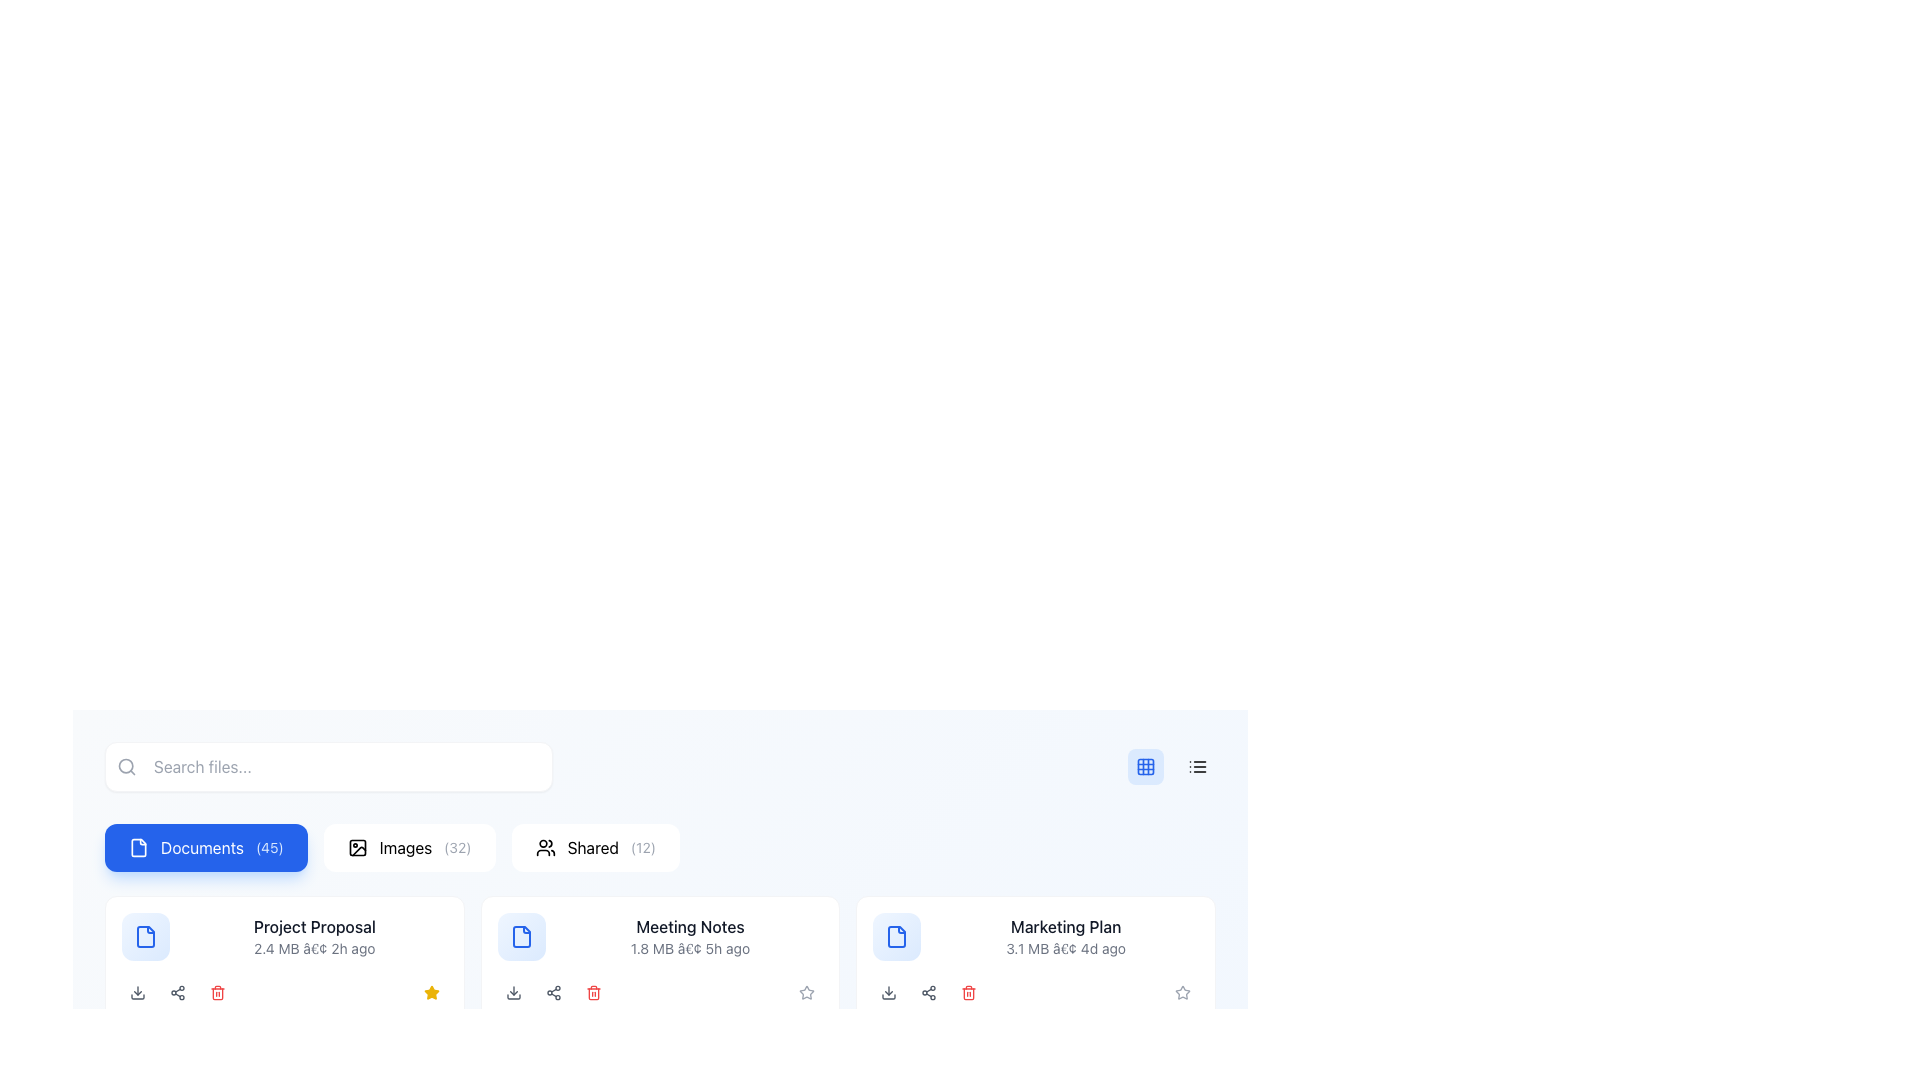  I want to click on the document icon styled as an outlined blue shape within the 'Marketing Plan' card, which is the fourth card in a grid layout of file cards, so click(896, 937).